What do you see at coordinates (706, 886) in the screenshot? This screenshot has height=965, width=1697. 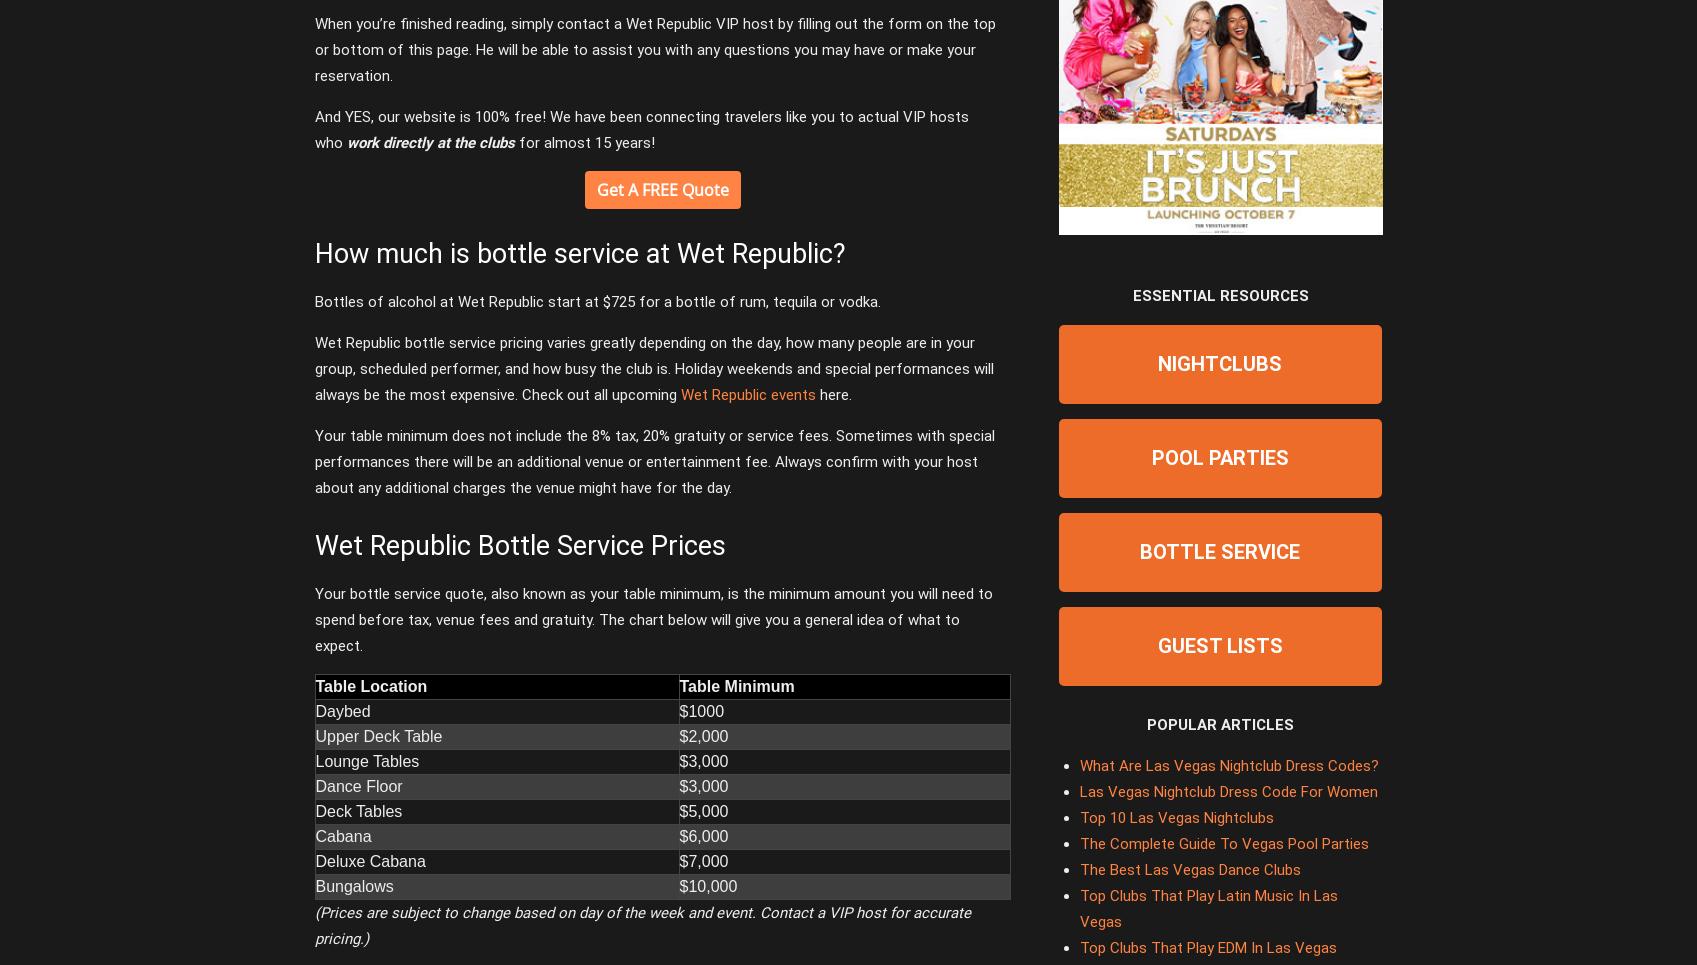 I see `'$10,000'` at bounding box center [706, 886].